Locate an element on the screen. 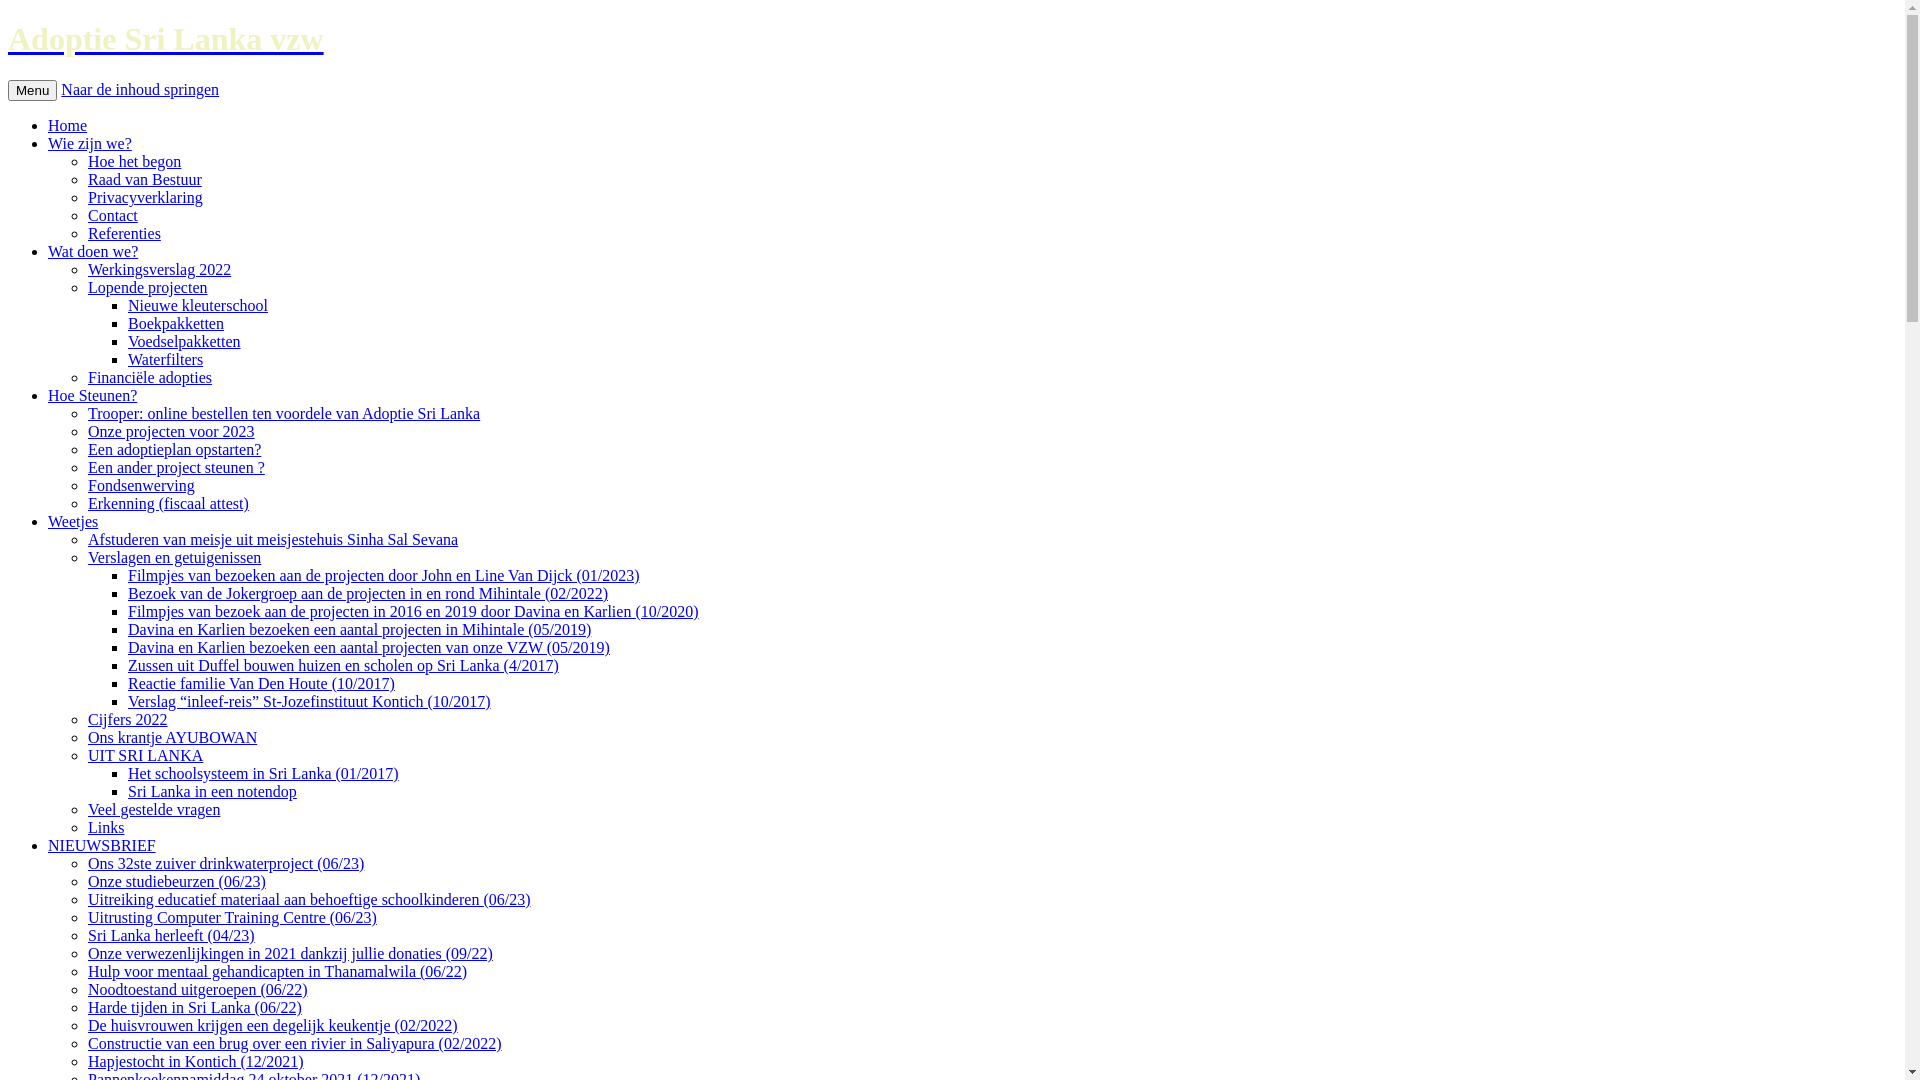 The image size is (1920, 1080). 'Ons 32ste zuiver drinkwaterproject (06/23)' is located at coordinates (86, 862).